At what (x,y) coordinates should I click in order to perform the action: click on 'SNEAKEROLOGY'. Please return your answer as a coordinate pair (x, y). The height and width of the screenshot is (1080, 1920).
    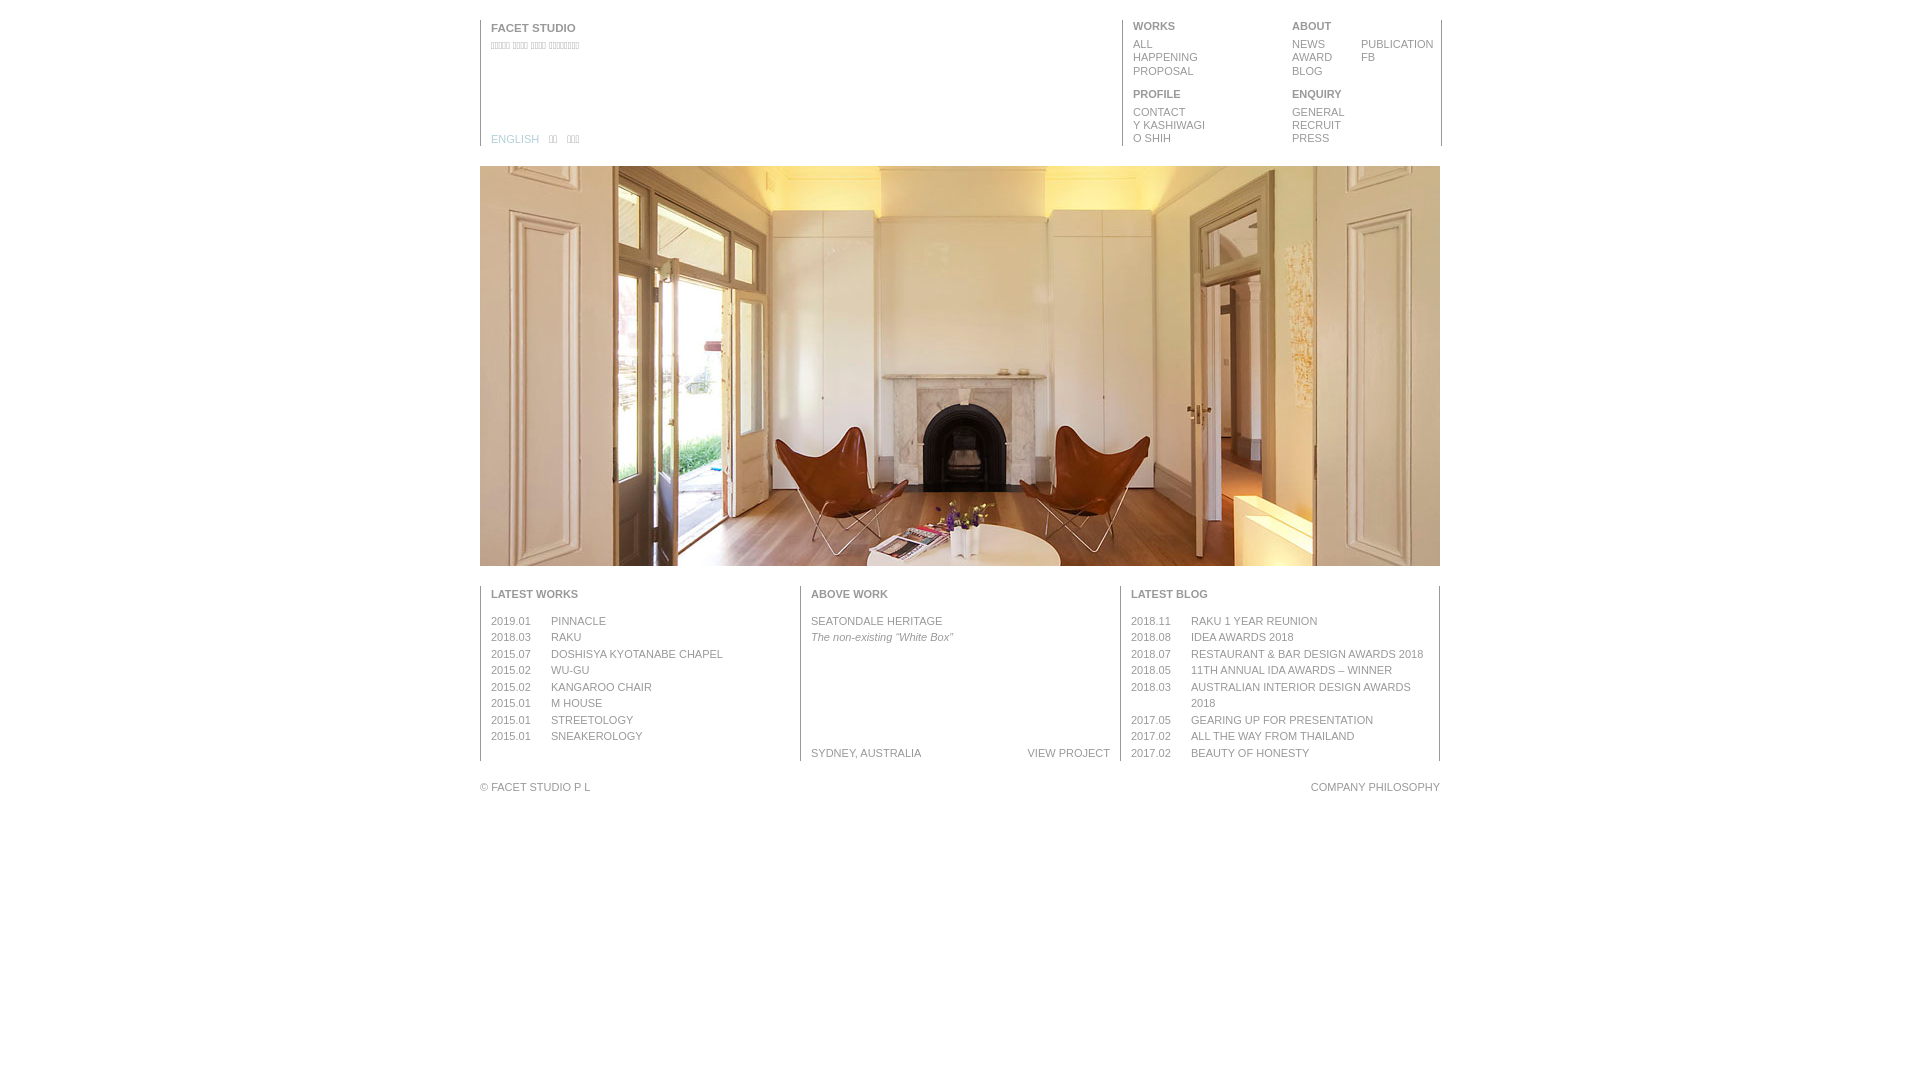
    Looking at the image, I should click on (551, 736).